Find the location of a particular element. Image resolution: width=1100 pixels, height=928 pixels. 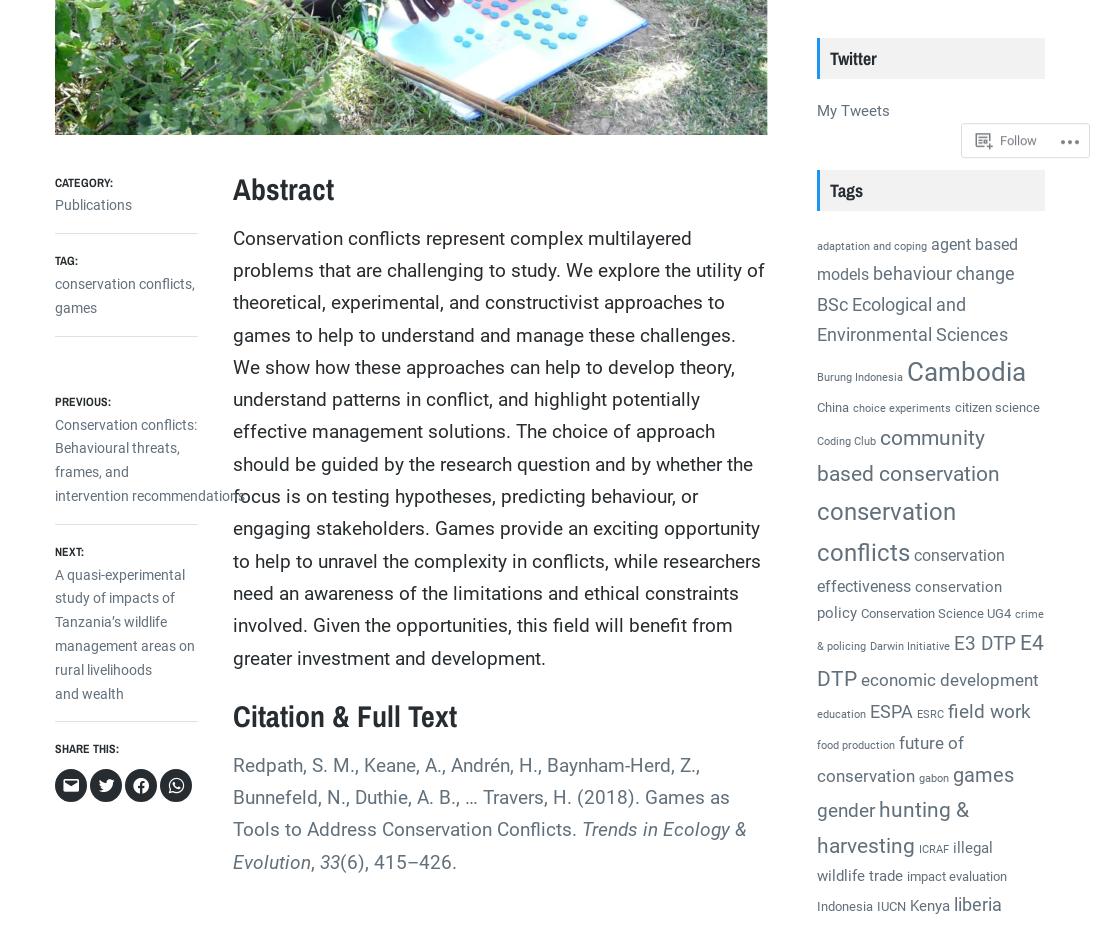

'My Tweets' is located at coordinates (816, 109).